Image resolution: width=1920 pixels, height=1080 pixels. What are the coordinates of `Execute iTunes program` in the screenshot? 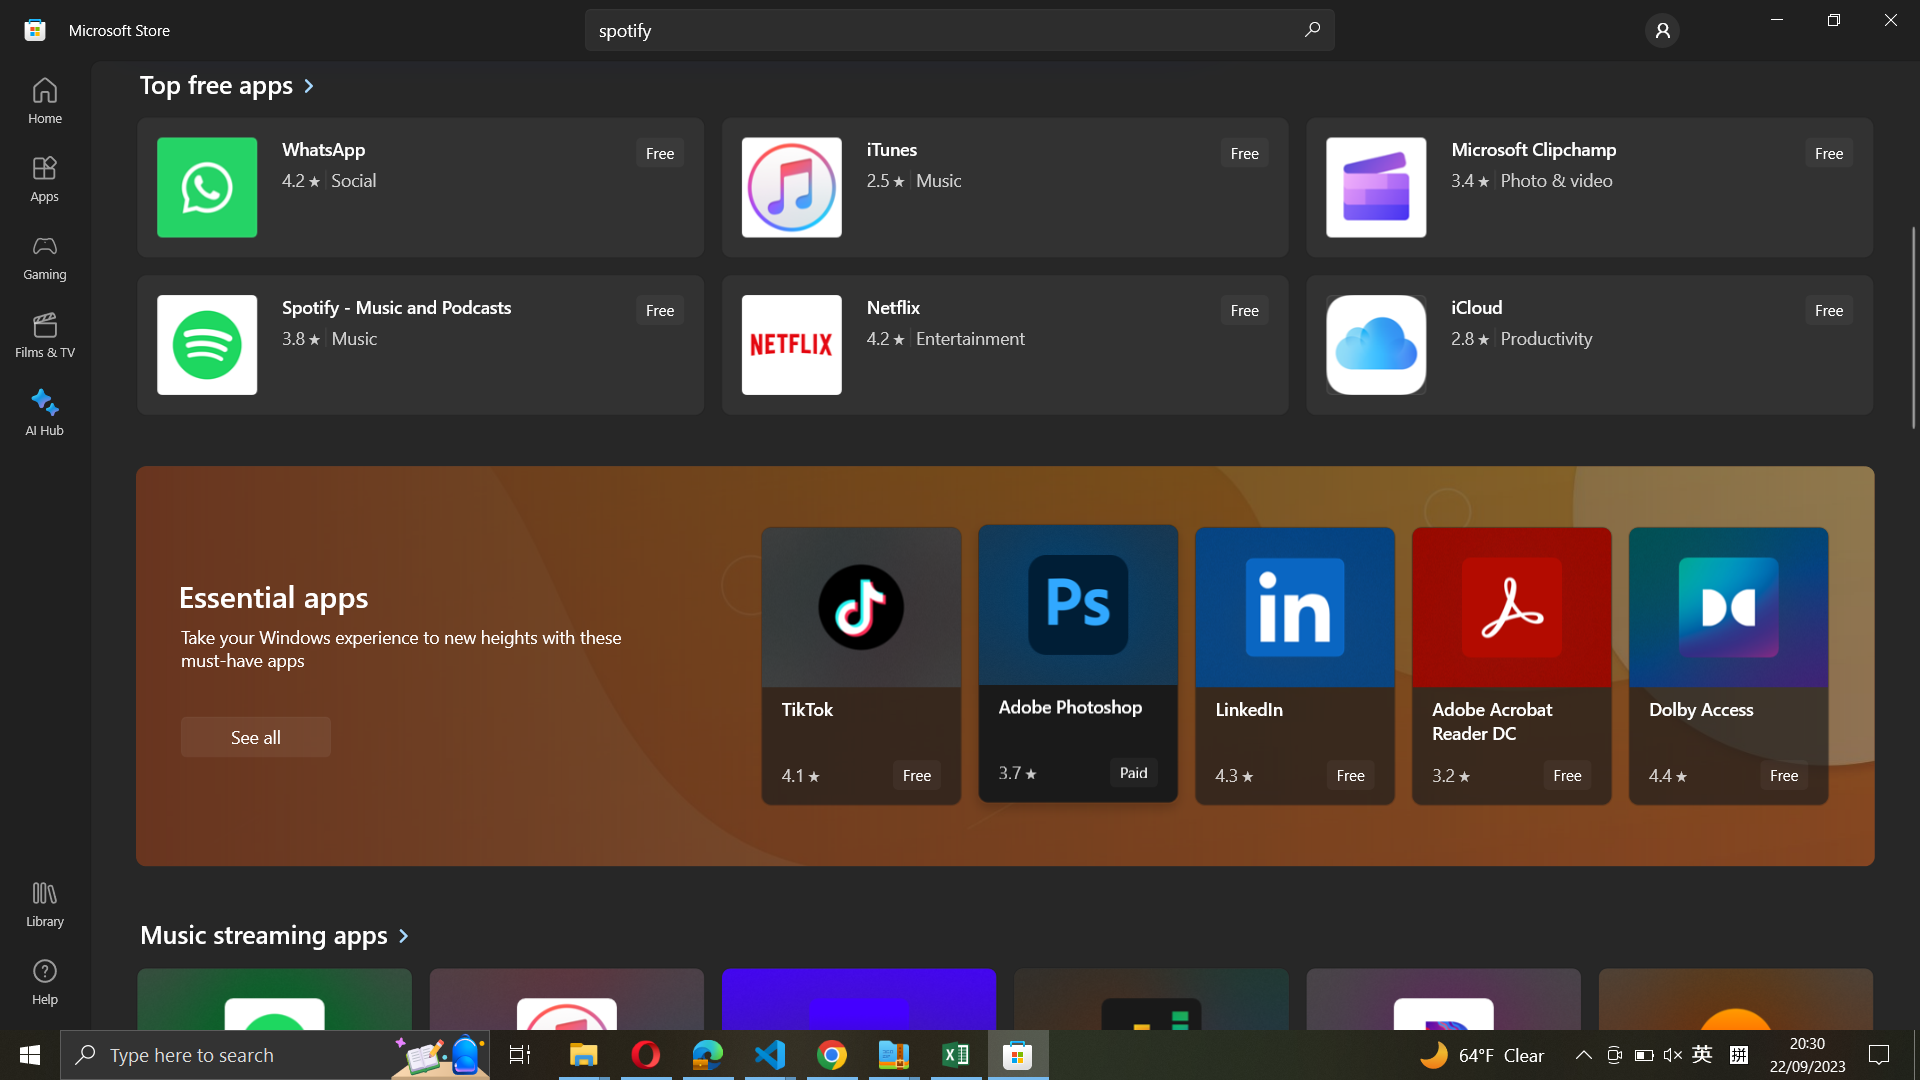 It's located at (1002, 189).